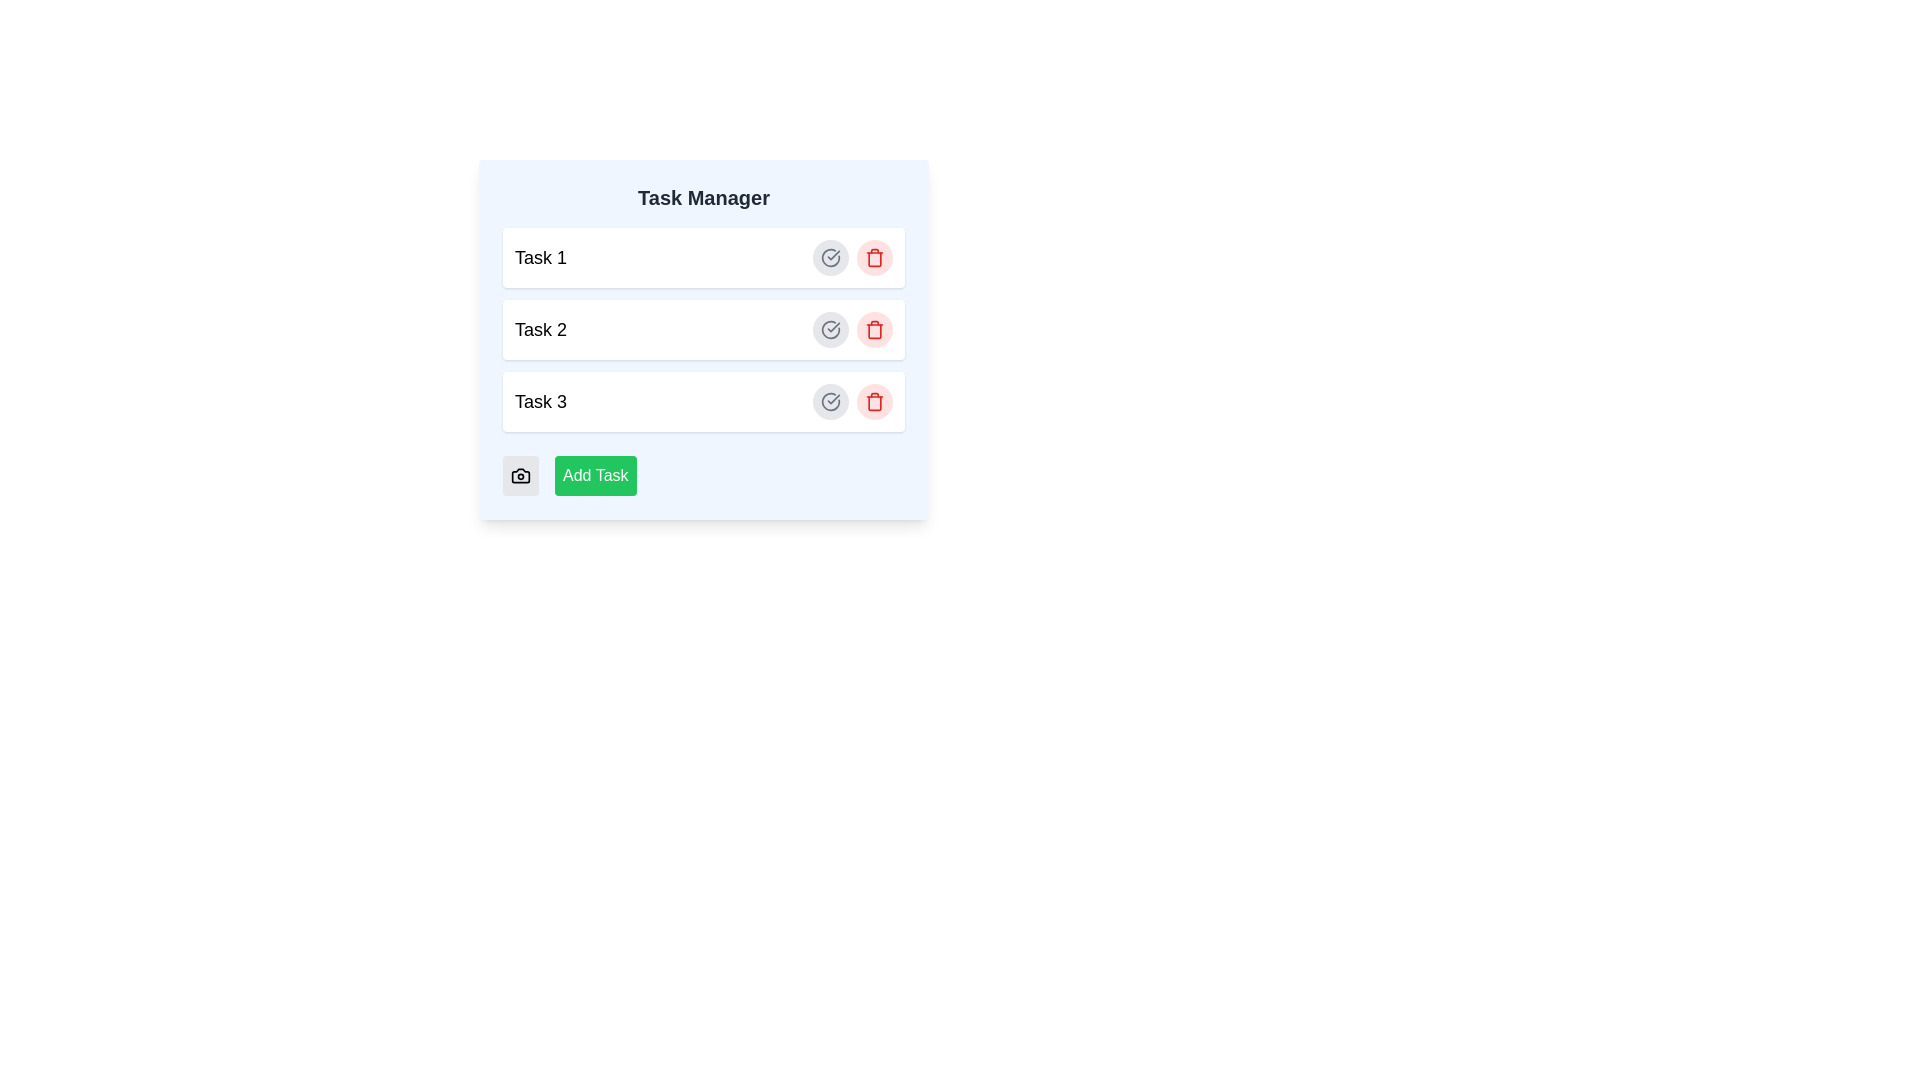  Describe the element at coordinates (521, 475) in the screenshot. I see `the camera icon, which is a minimalistic design with a thin black stroke located at the bottom left corner of the interface near the 'Add Task' button` at that location.